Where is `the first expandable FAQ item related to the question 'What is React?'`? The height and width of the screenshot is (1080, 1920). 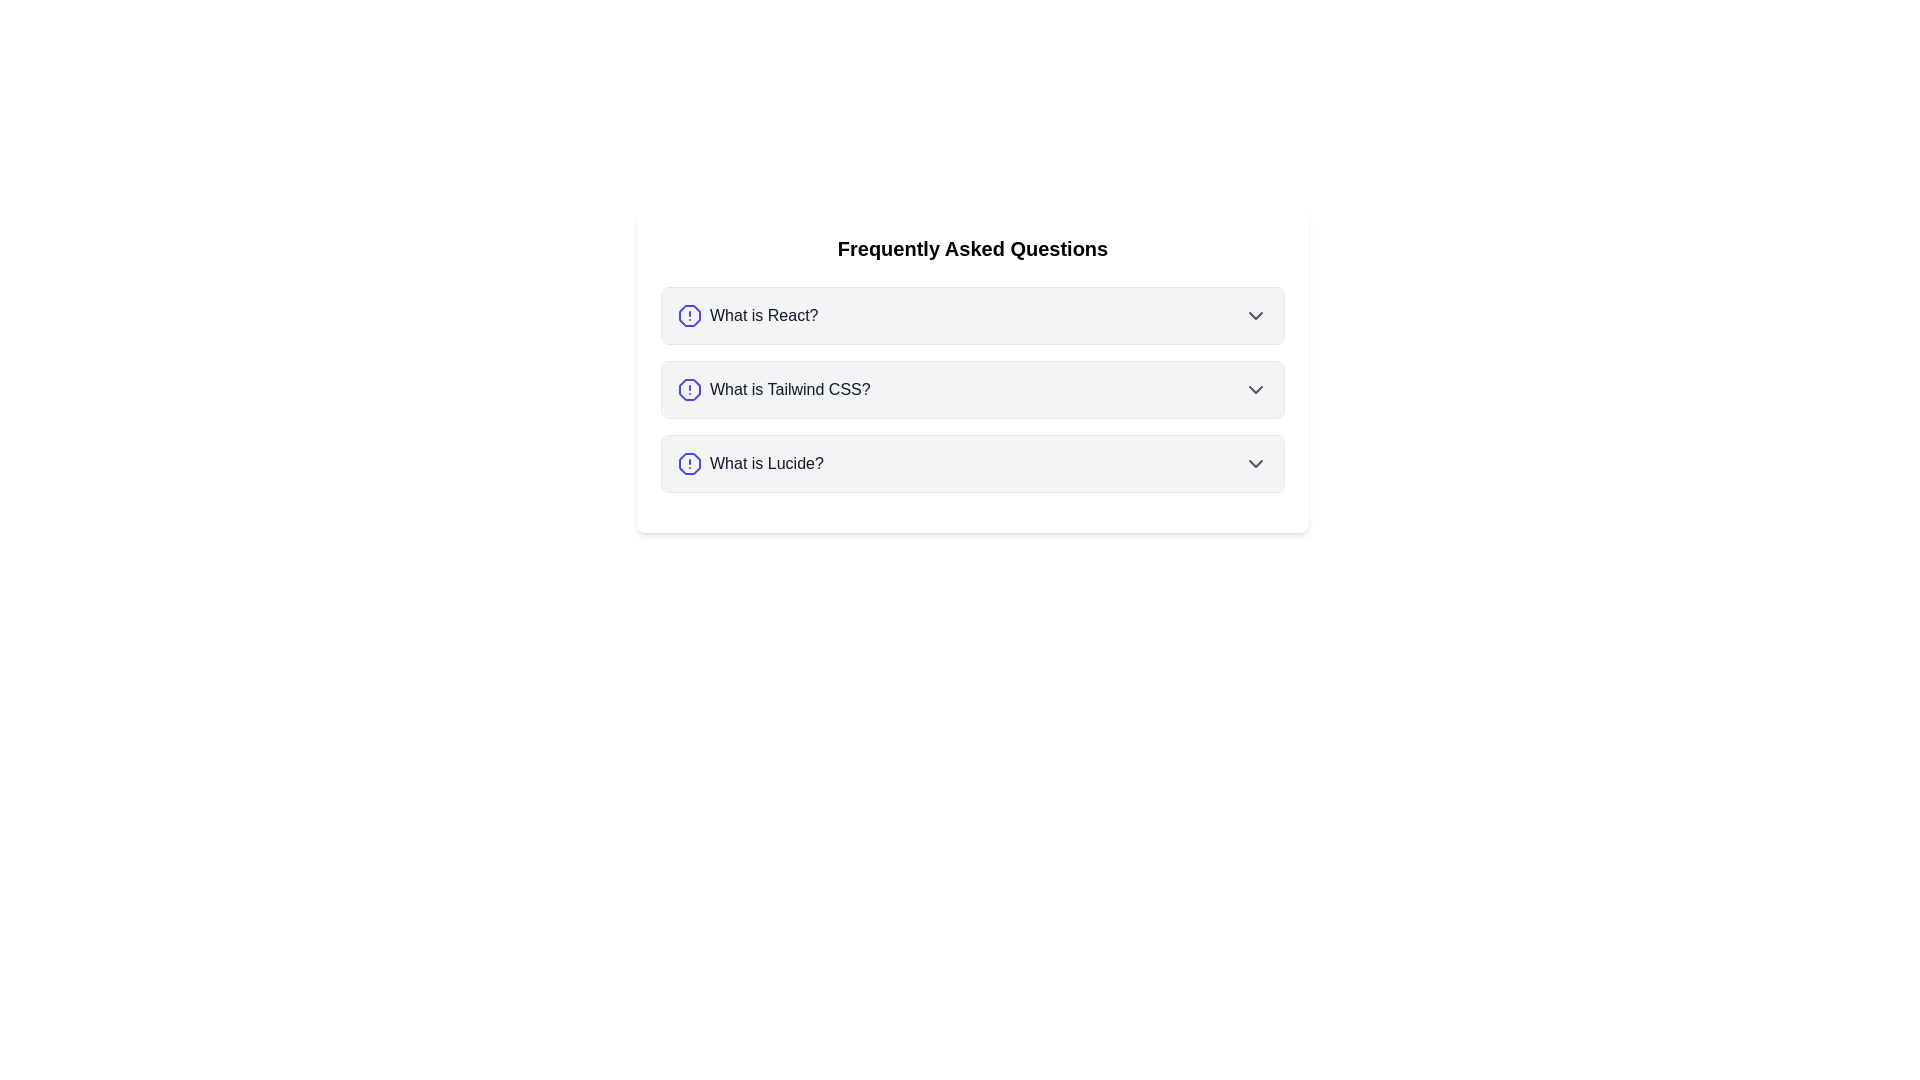
the first expandable FAQ item related to the question 'What is React?' is located at coordinates (973, 315).